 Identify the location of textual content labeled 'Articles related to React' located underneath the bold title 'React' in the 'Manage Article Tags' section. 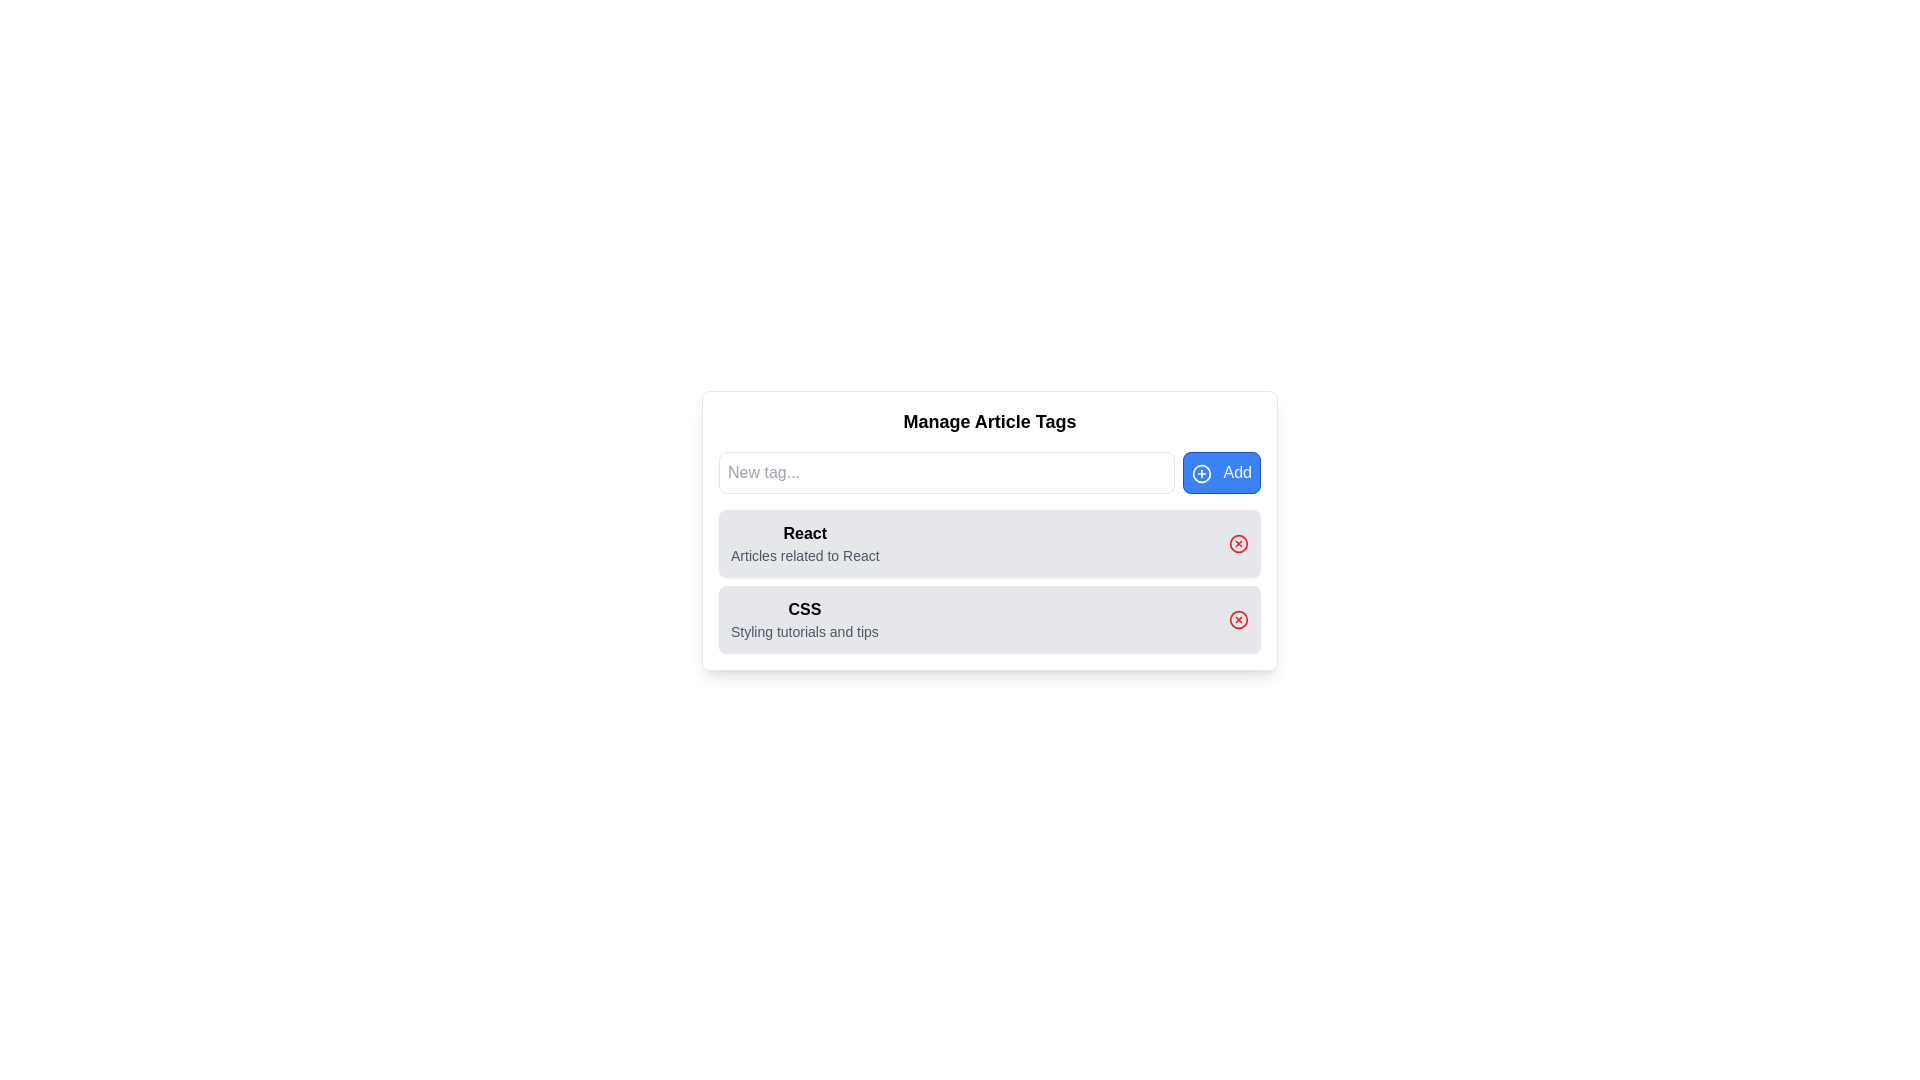
(805, 555).